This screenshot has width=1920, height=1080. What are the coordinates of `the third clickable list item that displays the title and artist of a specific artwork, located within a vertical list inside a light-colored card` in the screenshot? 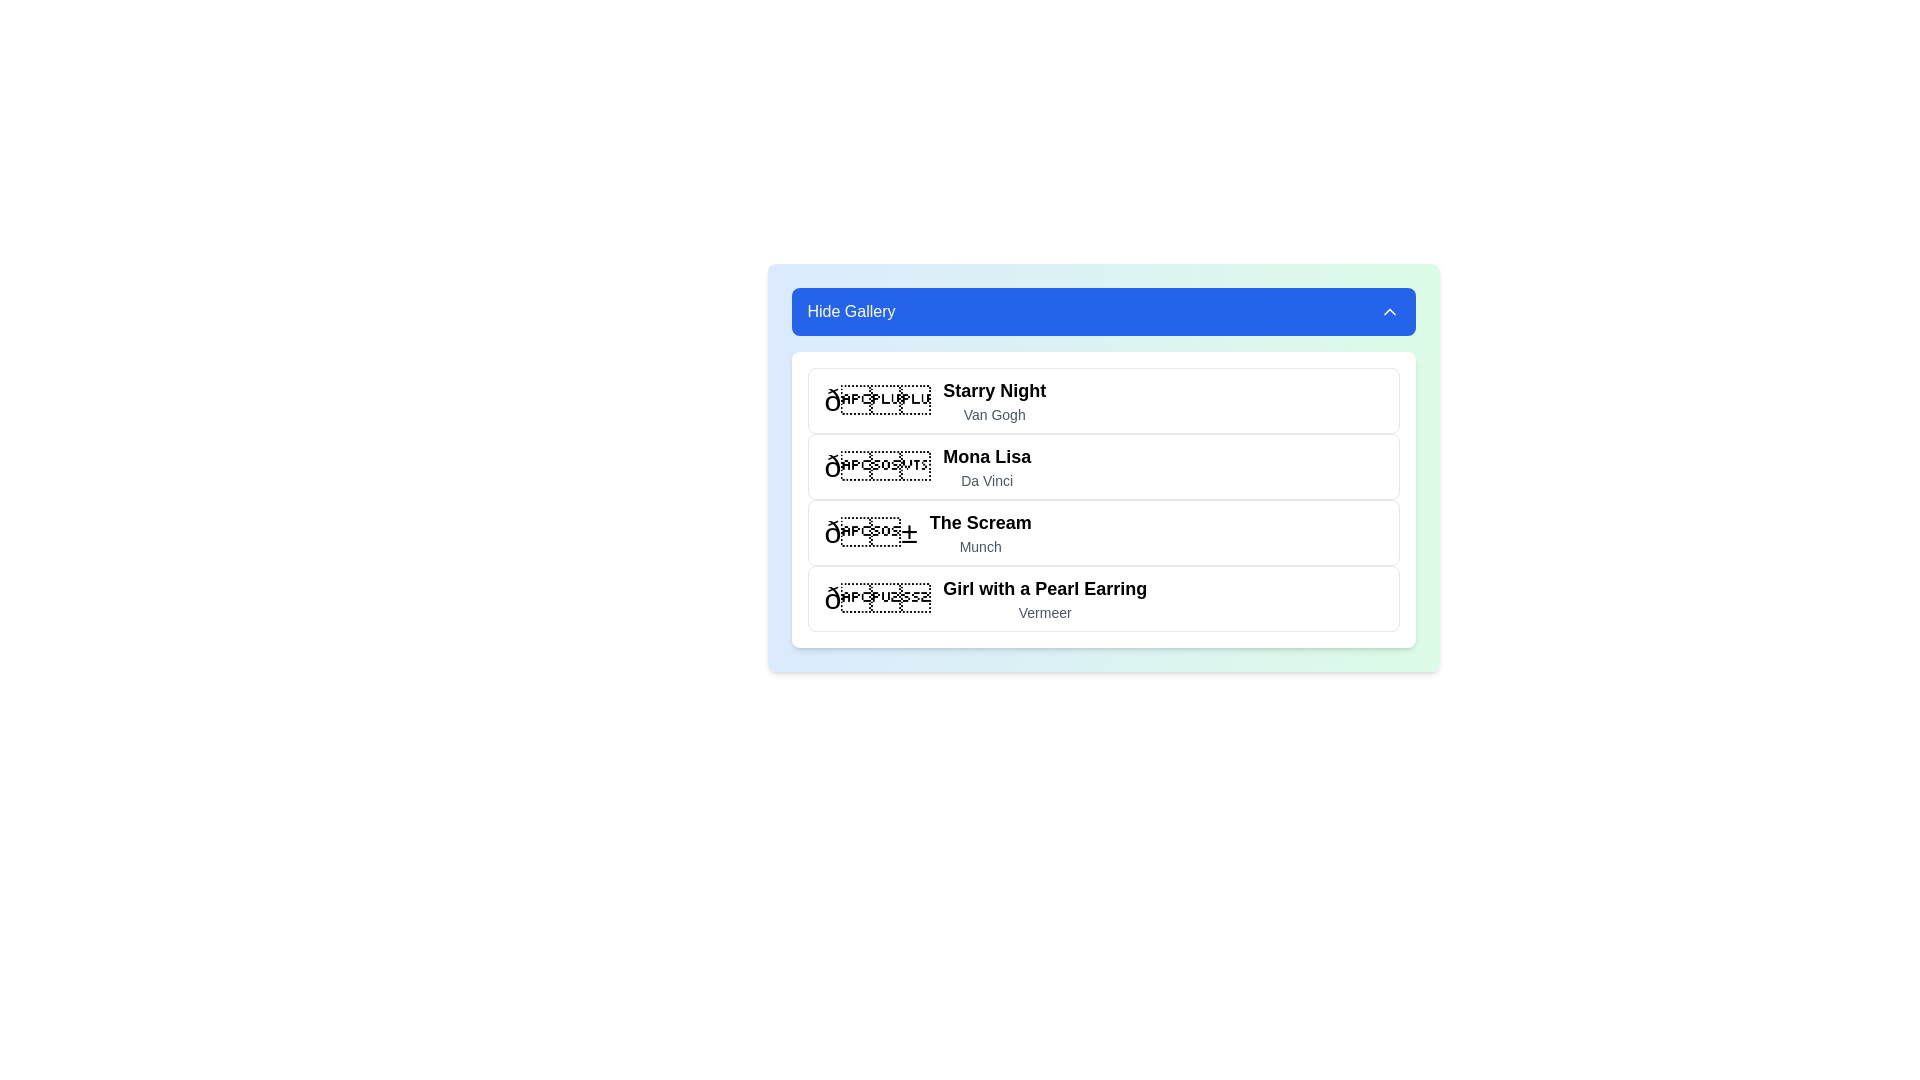 It's located at (1102, 531).